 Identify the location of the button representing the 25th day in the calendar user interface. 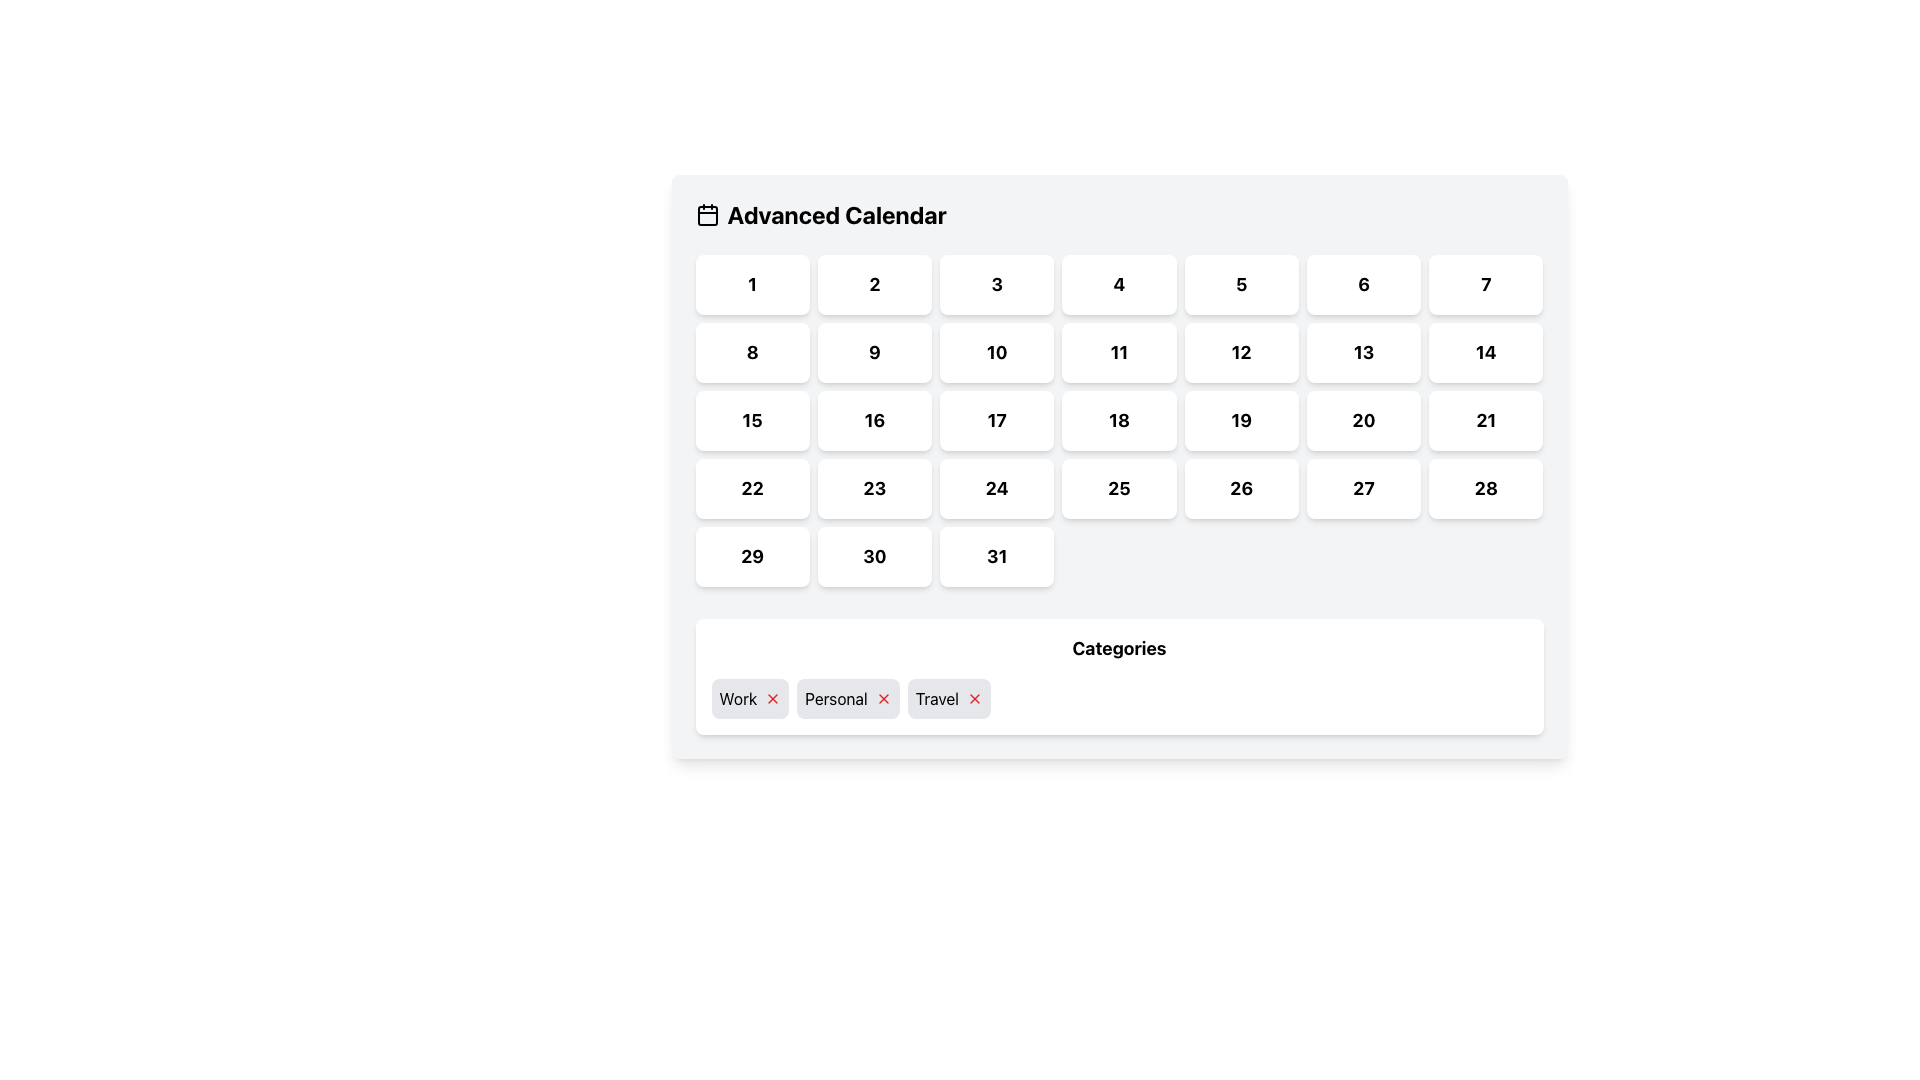
(1118, 489).